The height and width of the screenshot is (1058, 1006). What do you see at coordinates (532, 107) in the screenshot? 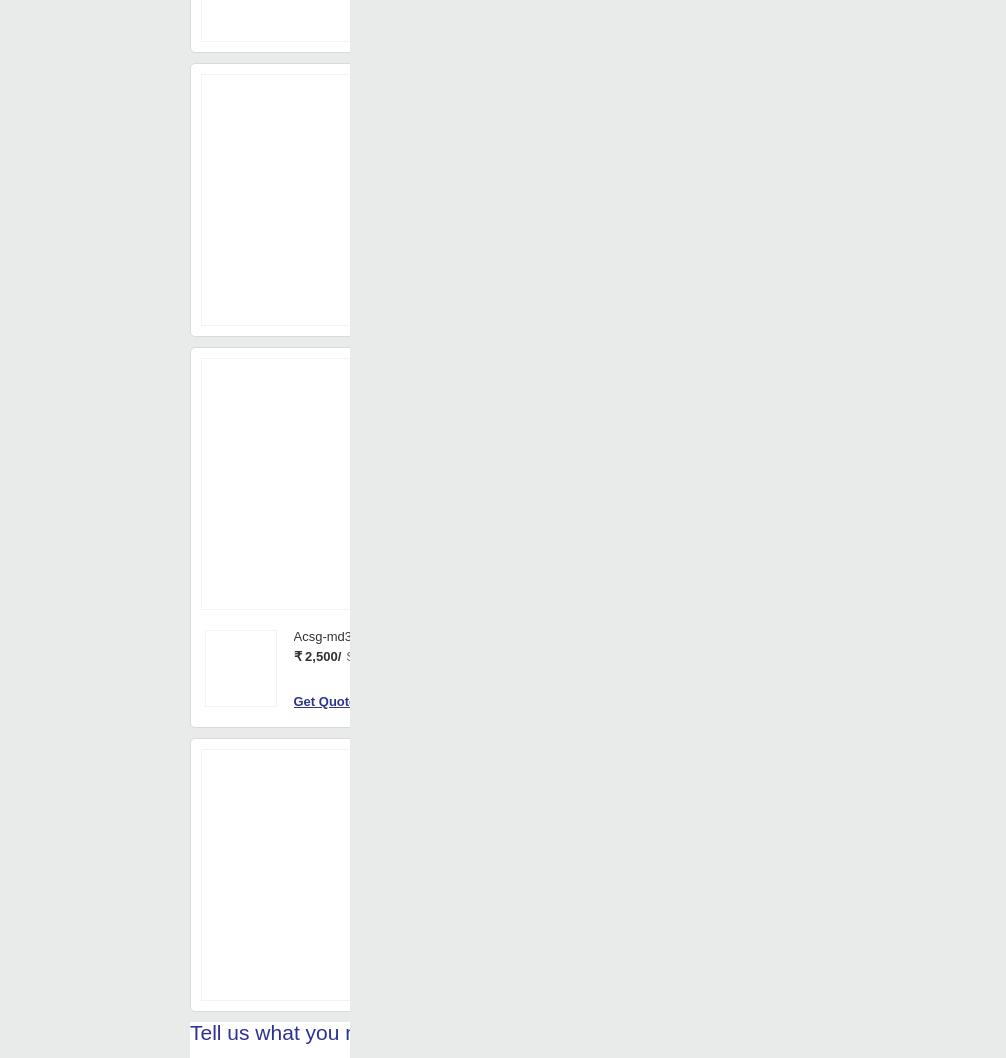
I see `':  Golden'` at bounding box center [532, 107].